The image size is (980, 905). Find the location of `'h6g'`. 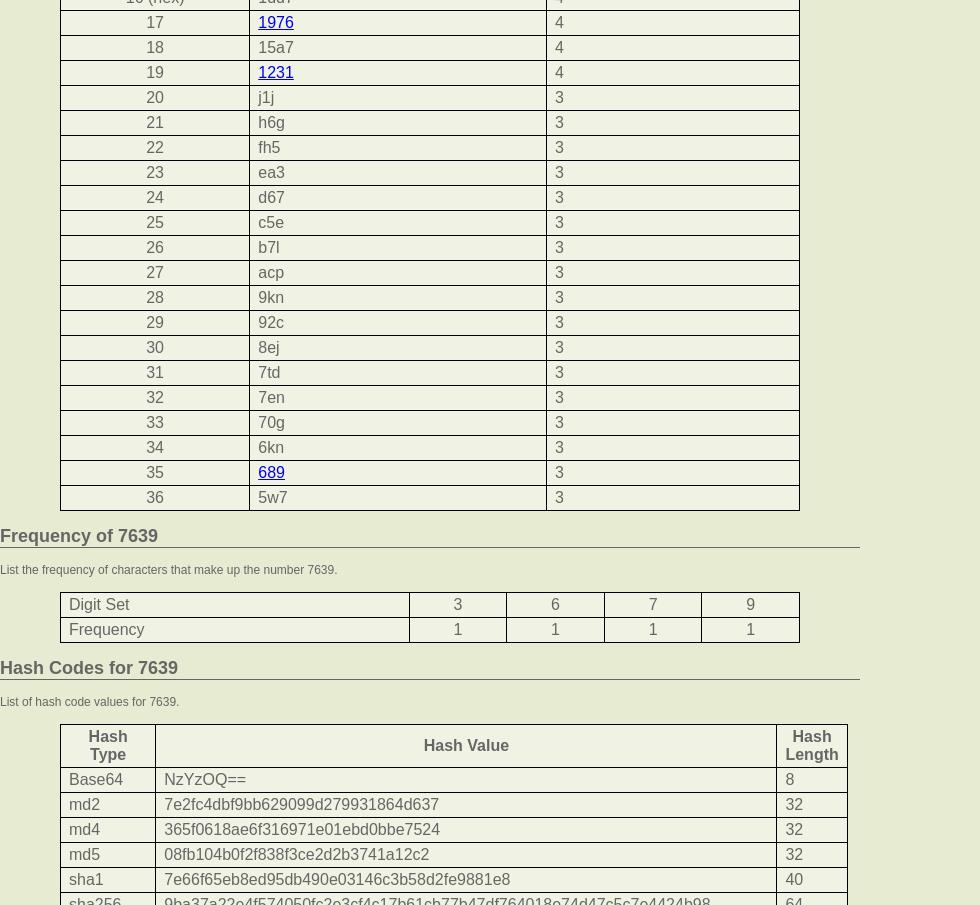

'h6g' is located at coordinates (258, 121).